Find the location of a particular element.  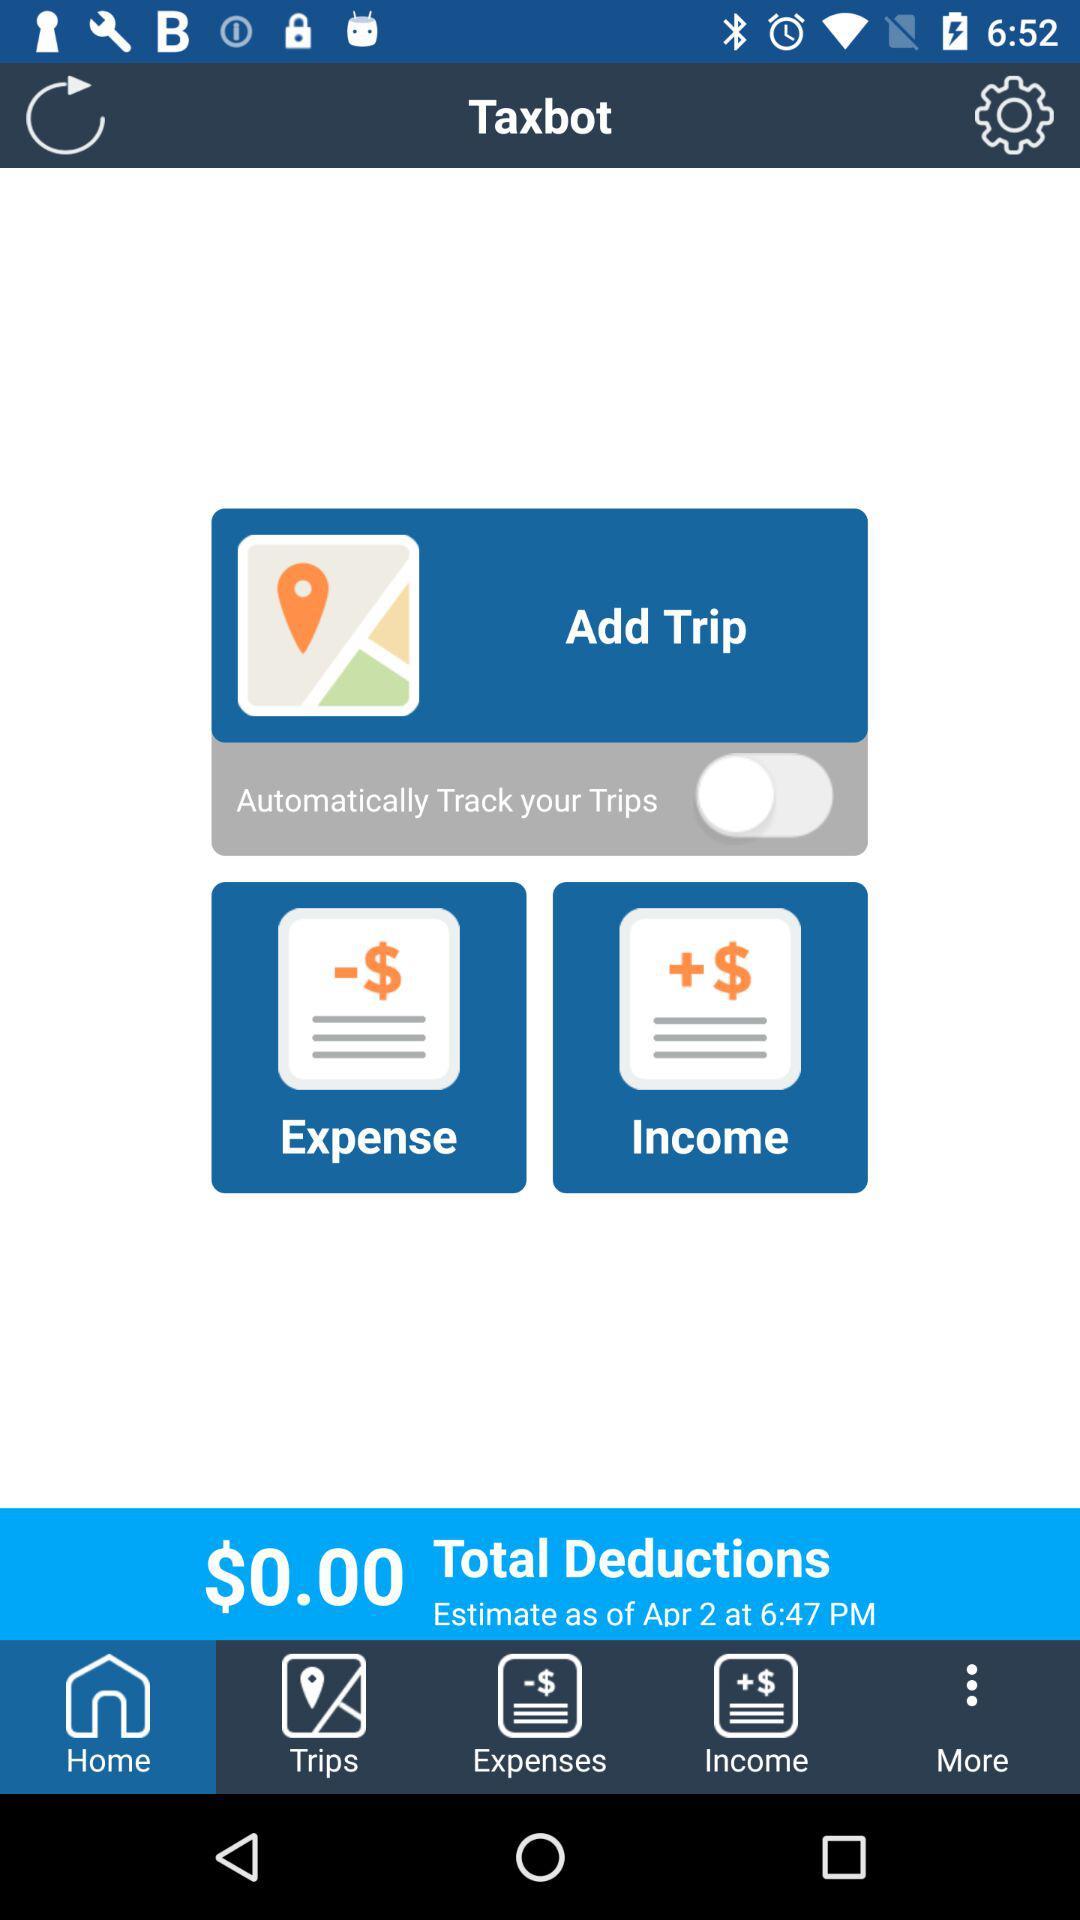

the icon next to the taxbot is located at coordinates (1014, 114).